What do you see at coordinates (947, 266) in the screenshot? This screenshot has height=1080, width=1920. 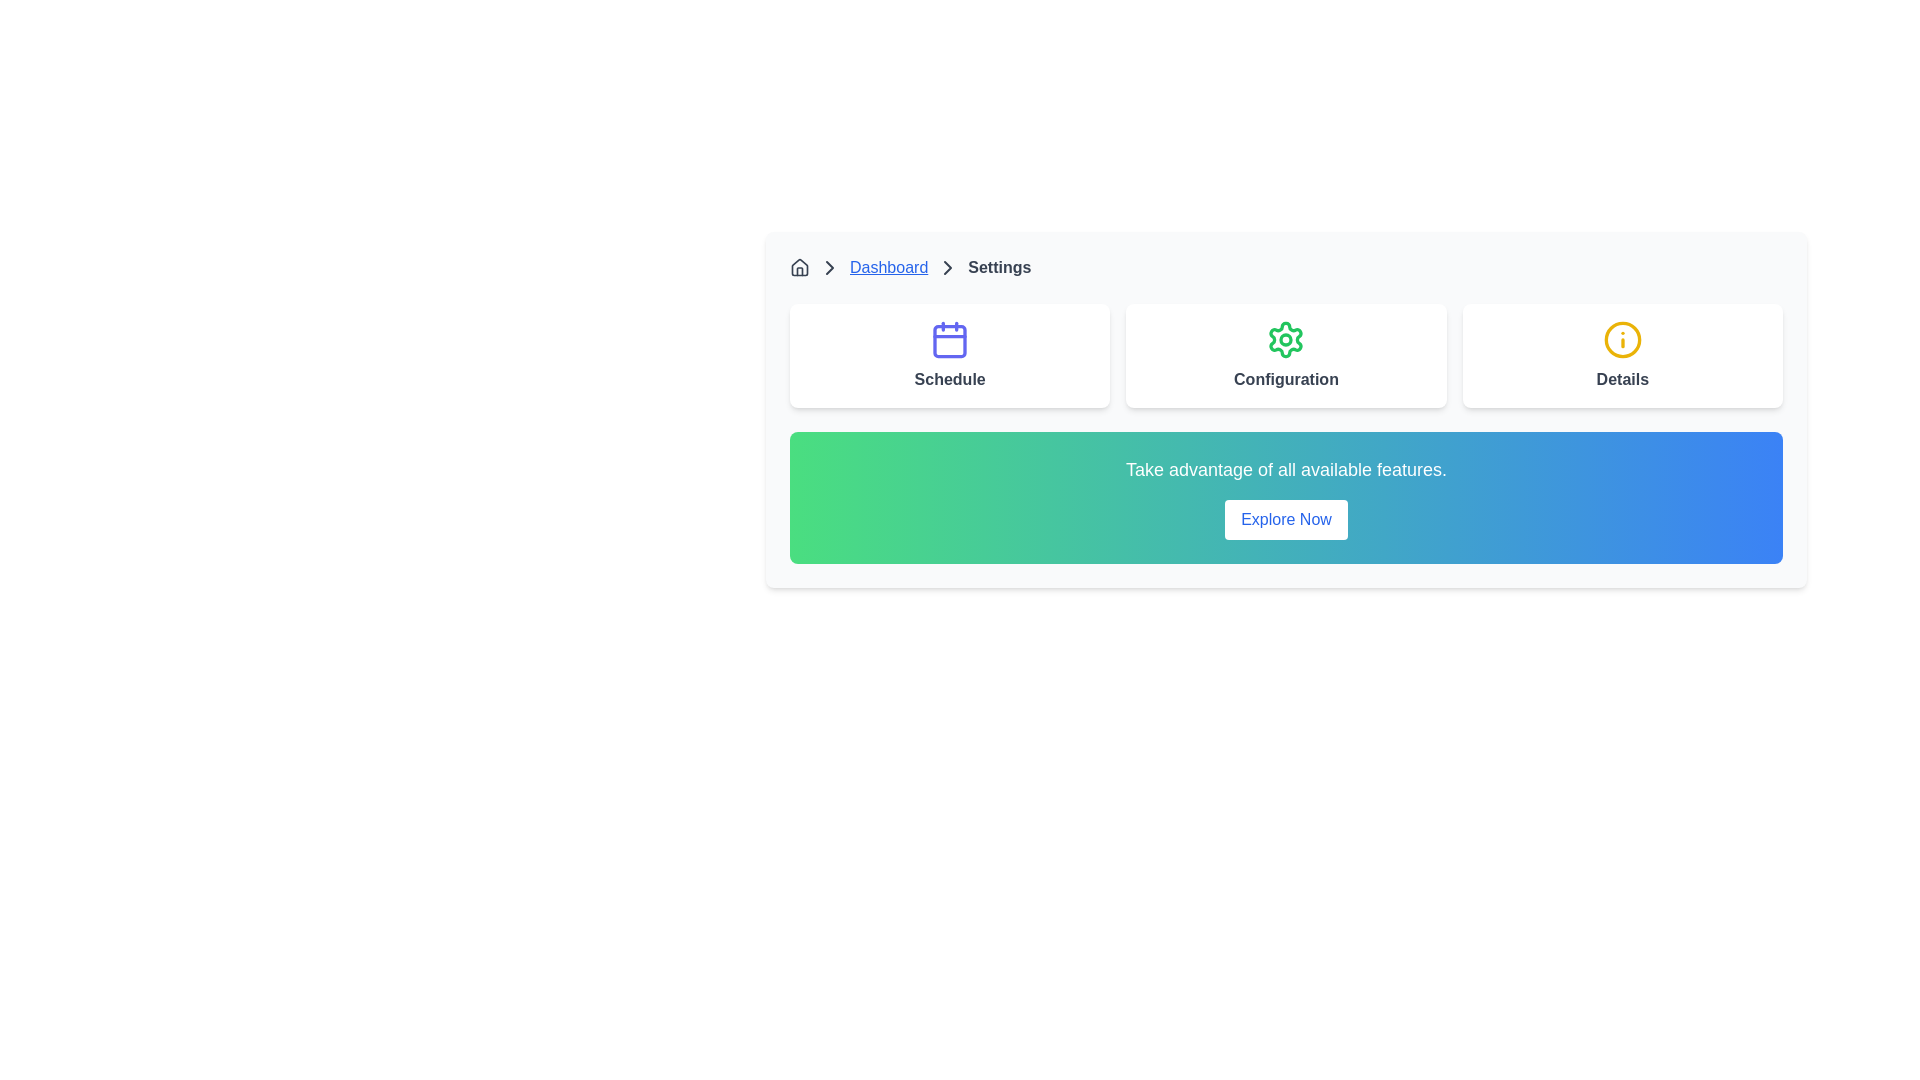 I see `the 'Settings' icon in the top navigation bar, which indicates access to the settings menu and is positioned next to the 'Dashboard' and 'Settings' text items` at bounding box center [947, 266].